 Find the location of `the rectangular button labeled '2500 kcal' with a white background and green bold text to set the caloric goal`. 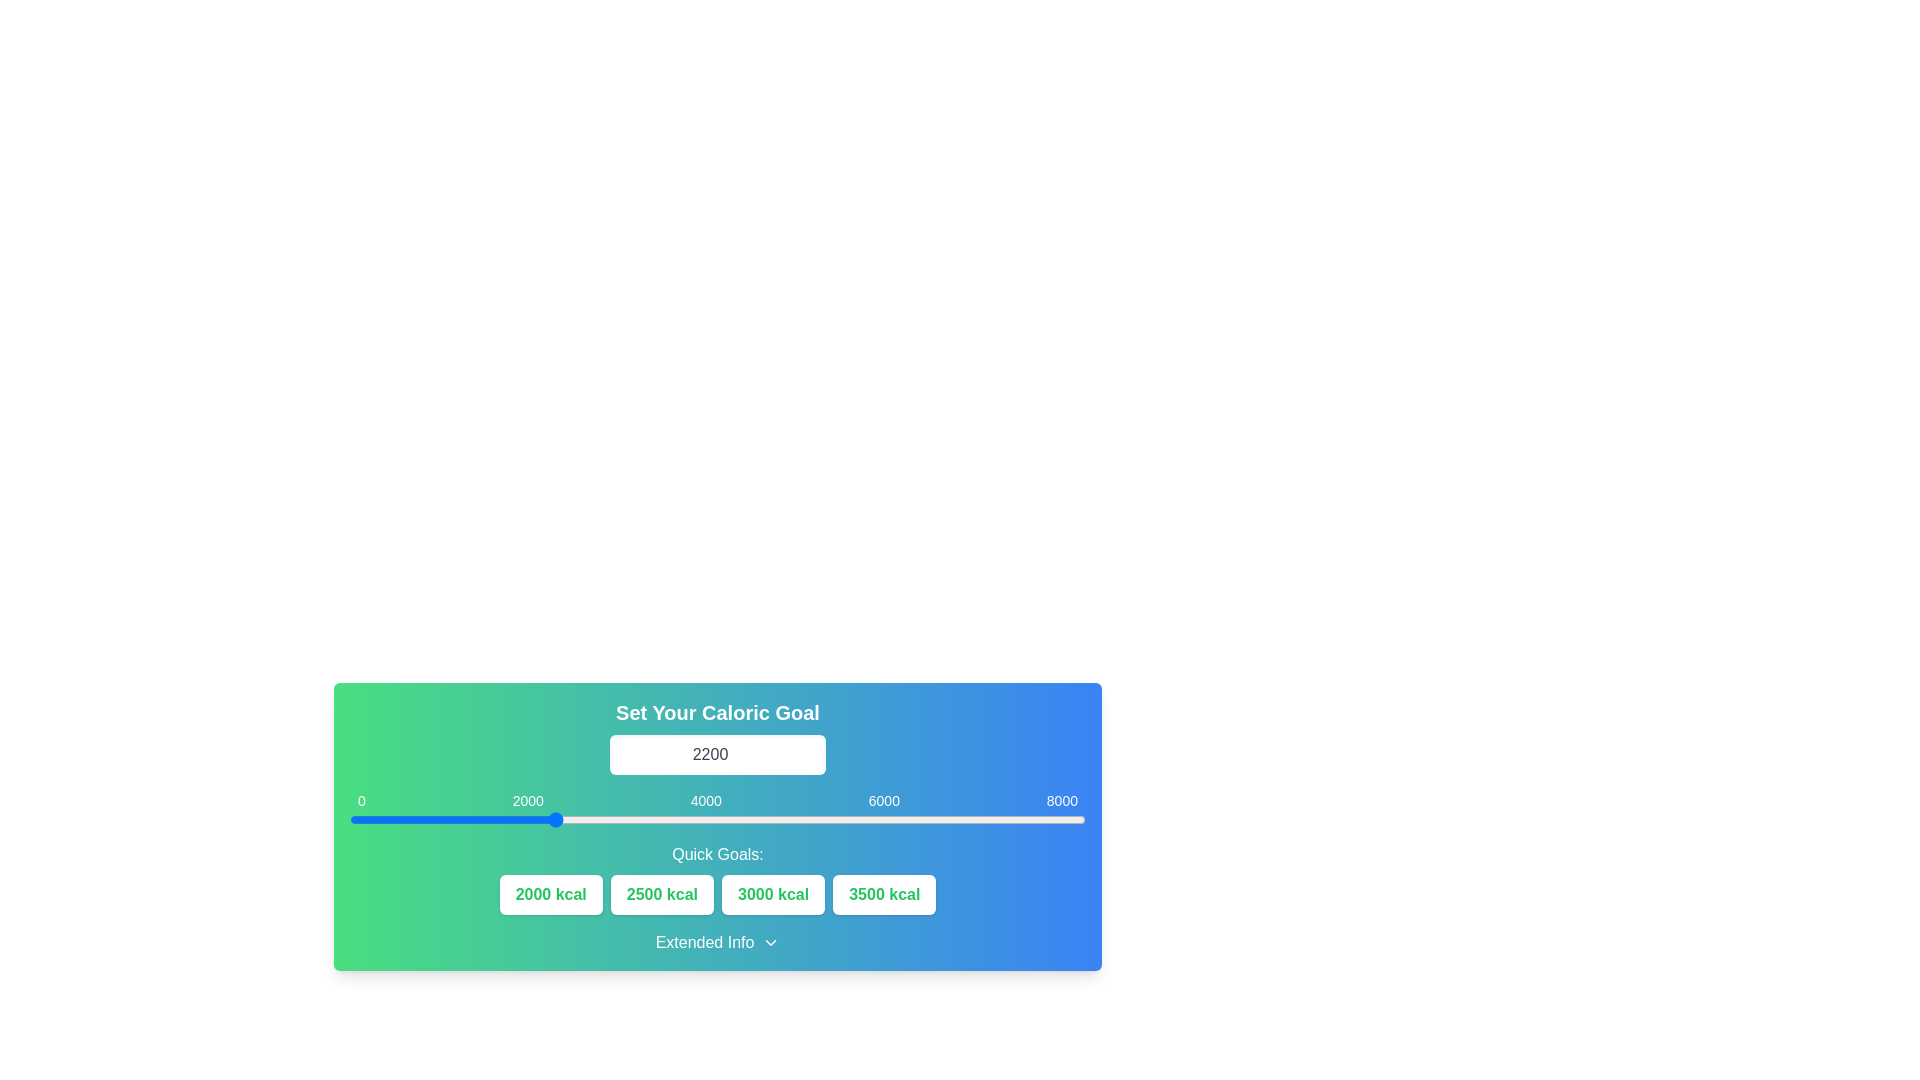

the rectangular button labeled '2500 kcal' with a white background and green bold text to set the caloric goal is located at coordinates (662, 893).